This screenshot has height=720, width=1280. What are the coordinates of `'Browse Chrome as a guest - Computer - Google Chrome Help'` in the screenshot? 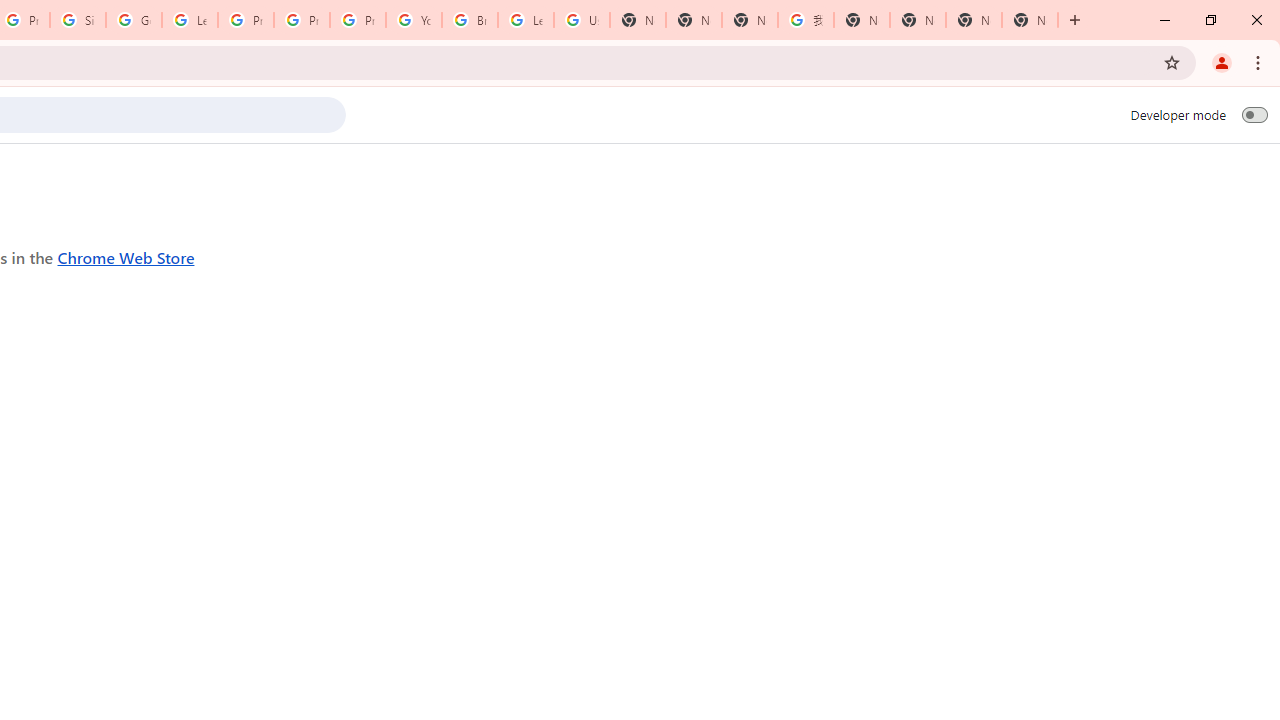 It's located at (468, 20).